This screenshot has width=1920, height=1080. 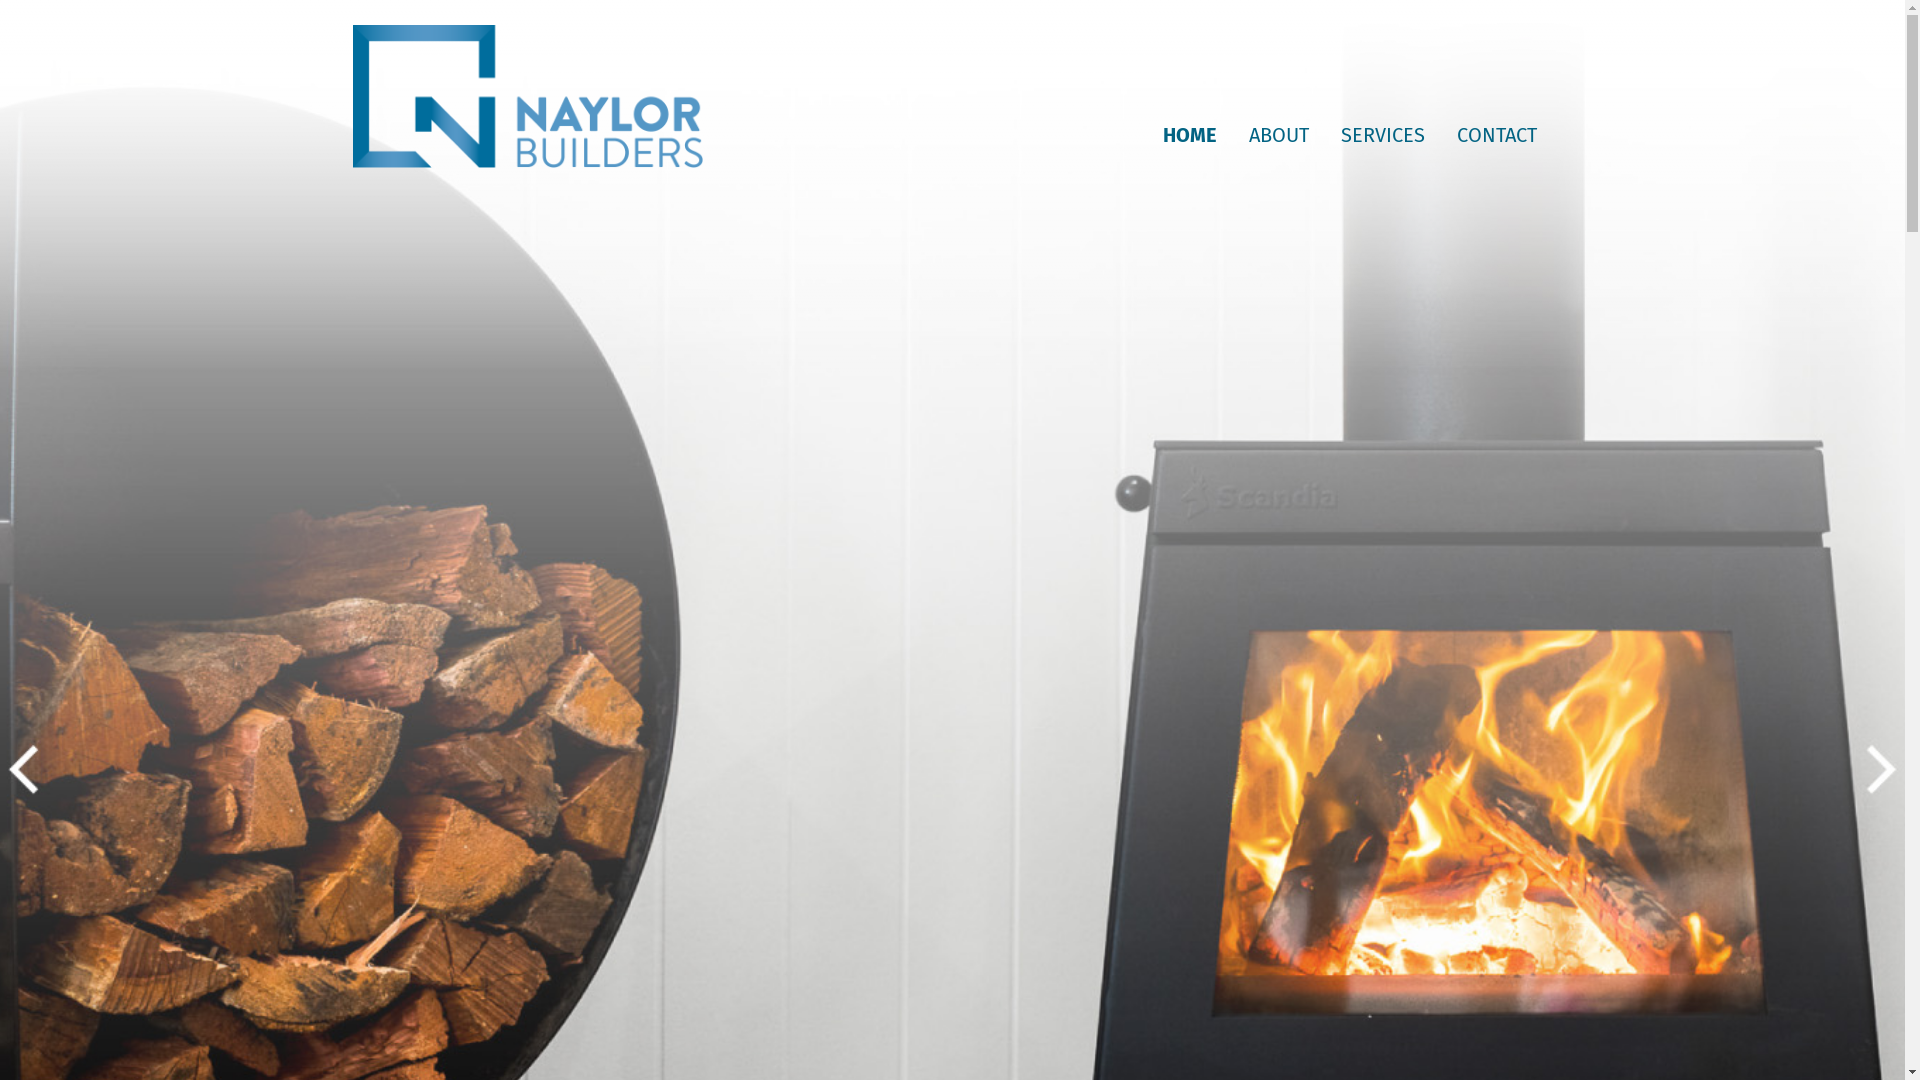 What do you see at coordinates (1276, 134) in the screenshot?
I see `'ABOUT'` at bounding box center [1276, 134].